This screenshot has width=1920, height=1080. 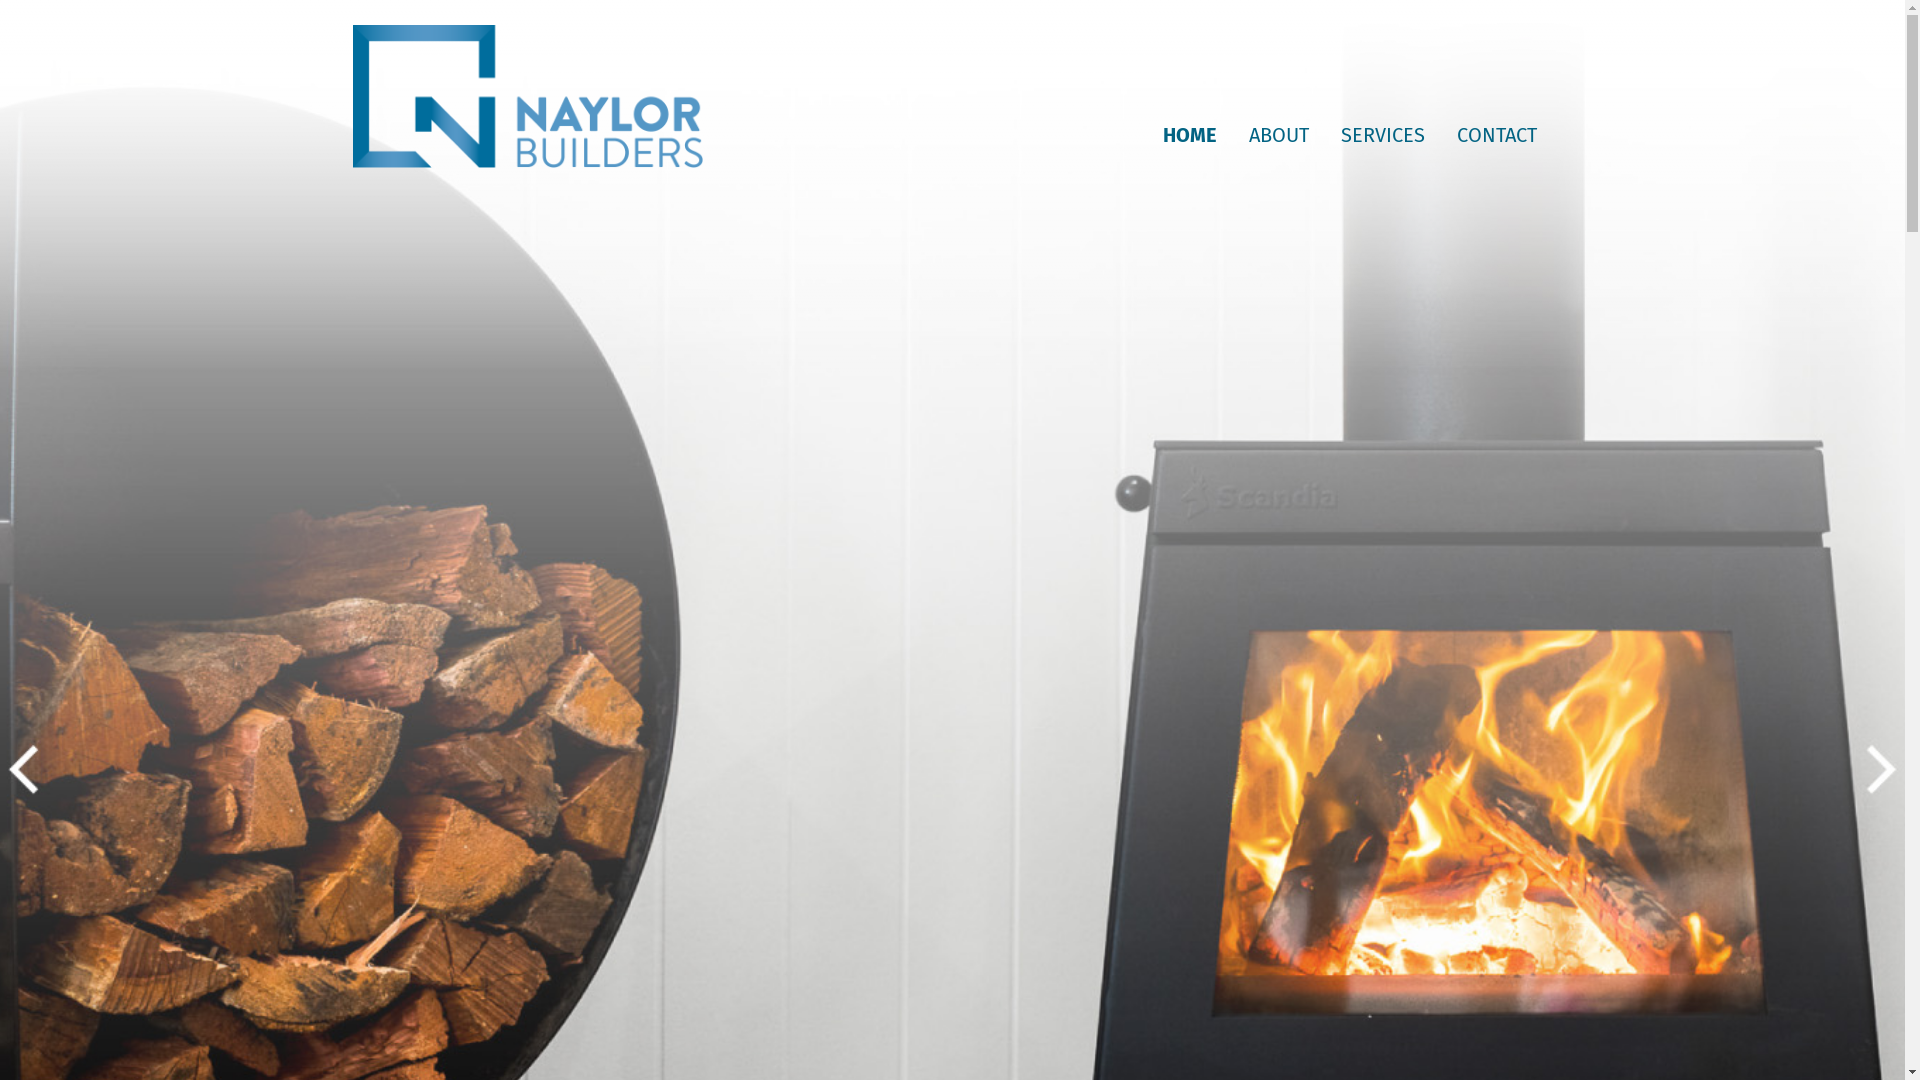 What do you see at coordinates (1276, 134) in the screenshot?
I see `'ABOUT'` at bounding box center [1276, 134].